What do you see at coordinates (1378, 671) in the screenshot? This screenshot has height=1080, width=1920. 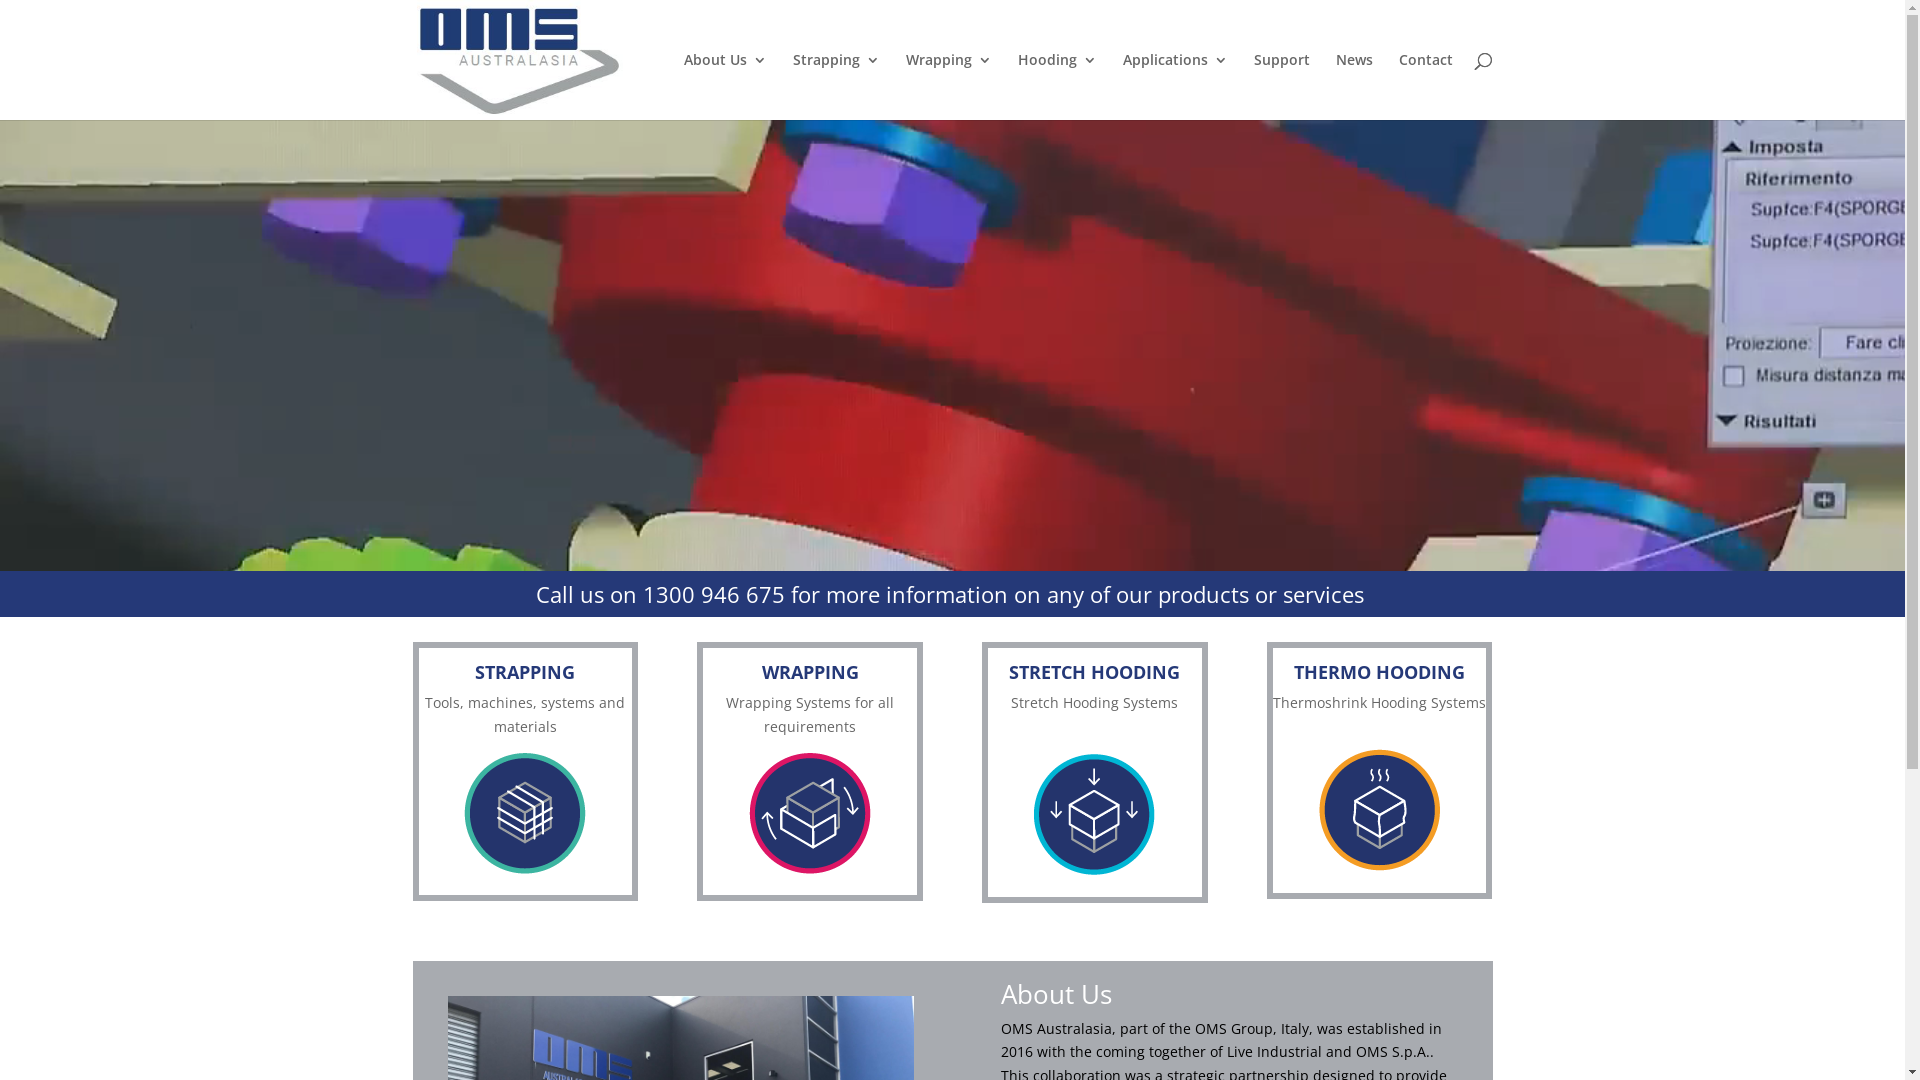 I see `'THERMO HOODING'` at bounding box center [1378, 671].